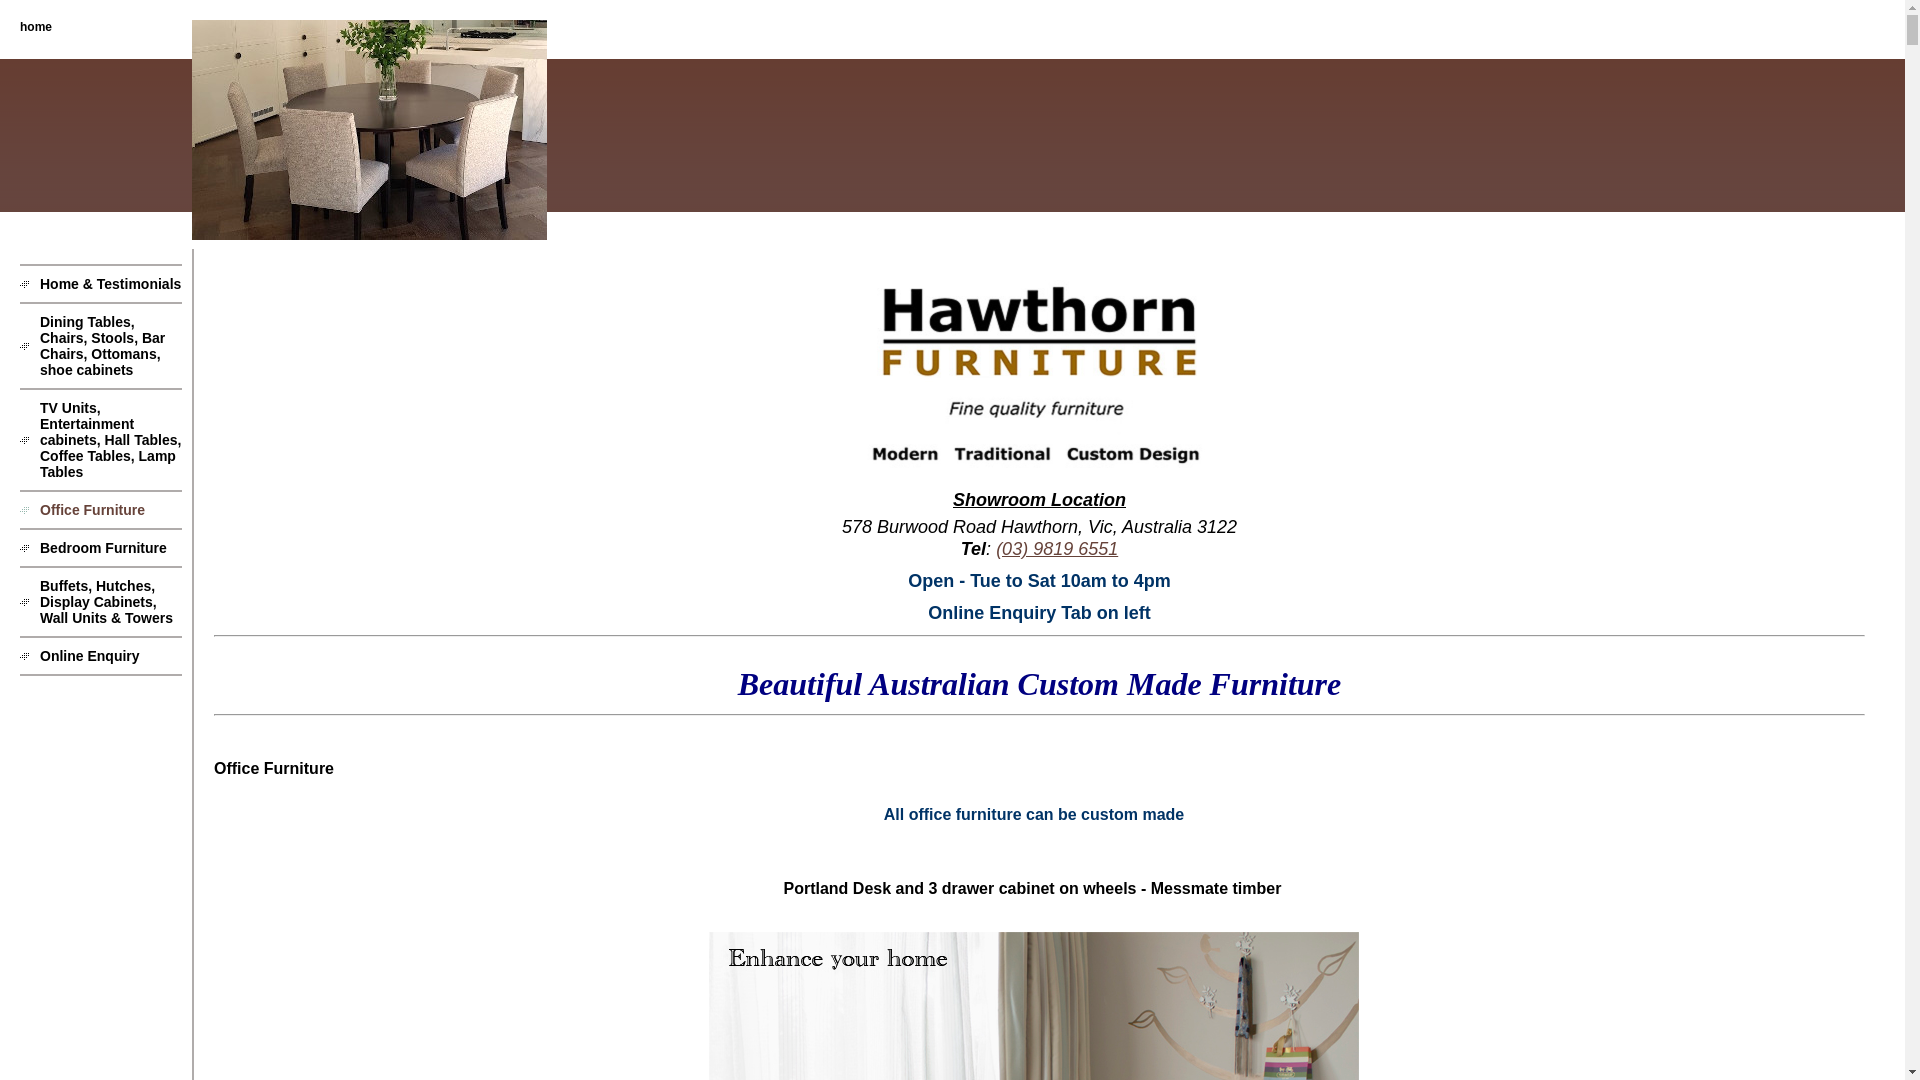 The width and height of the screenshot is (1920, 1080). Describe the element at coordinates (99, 547) in the screenshot. I see `'Bedroom Furniture'` at that location.